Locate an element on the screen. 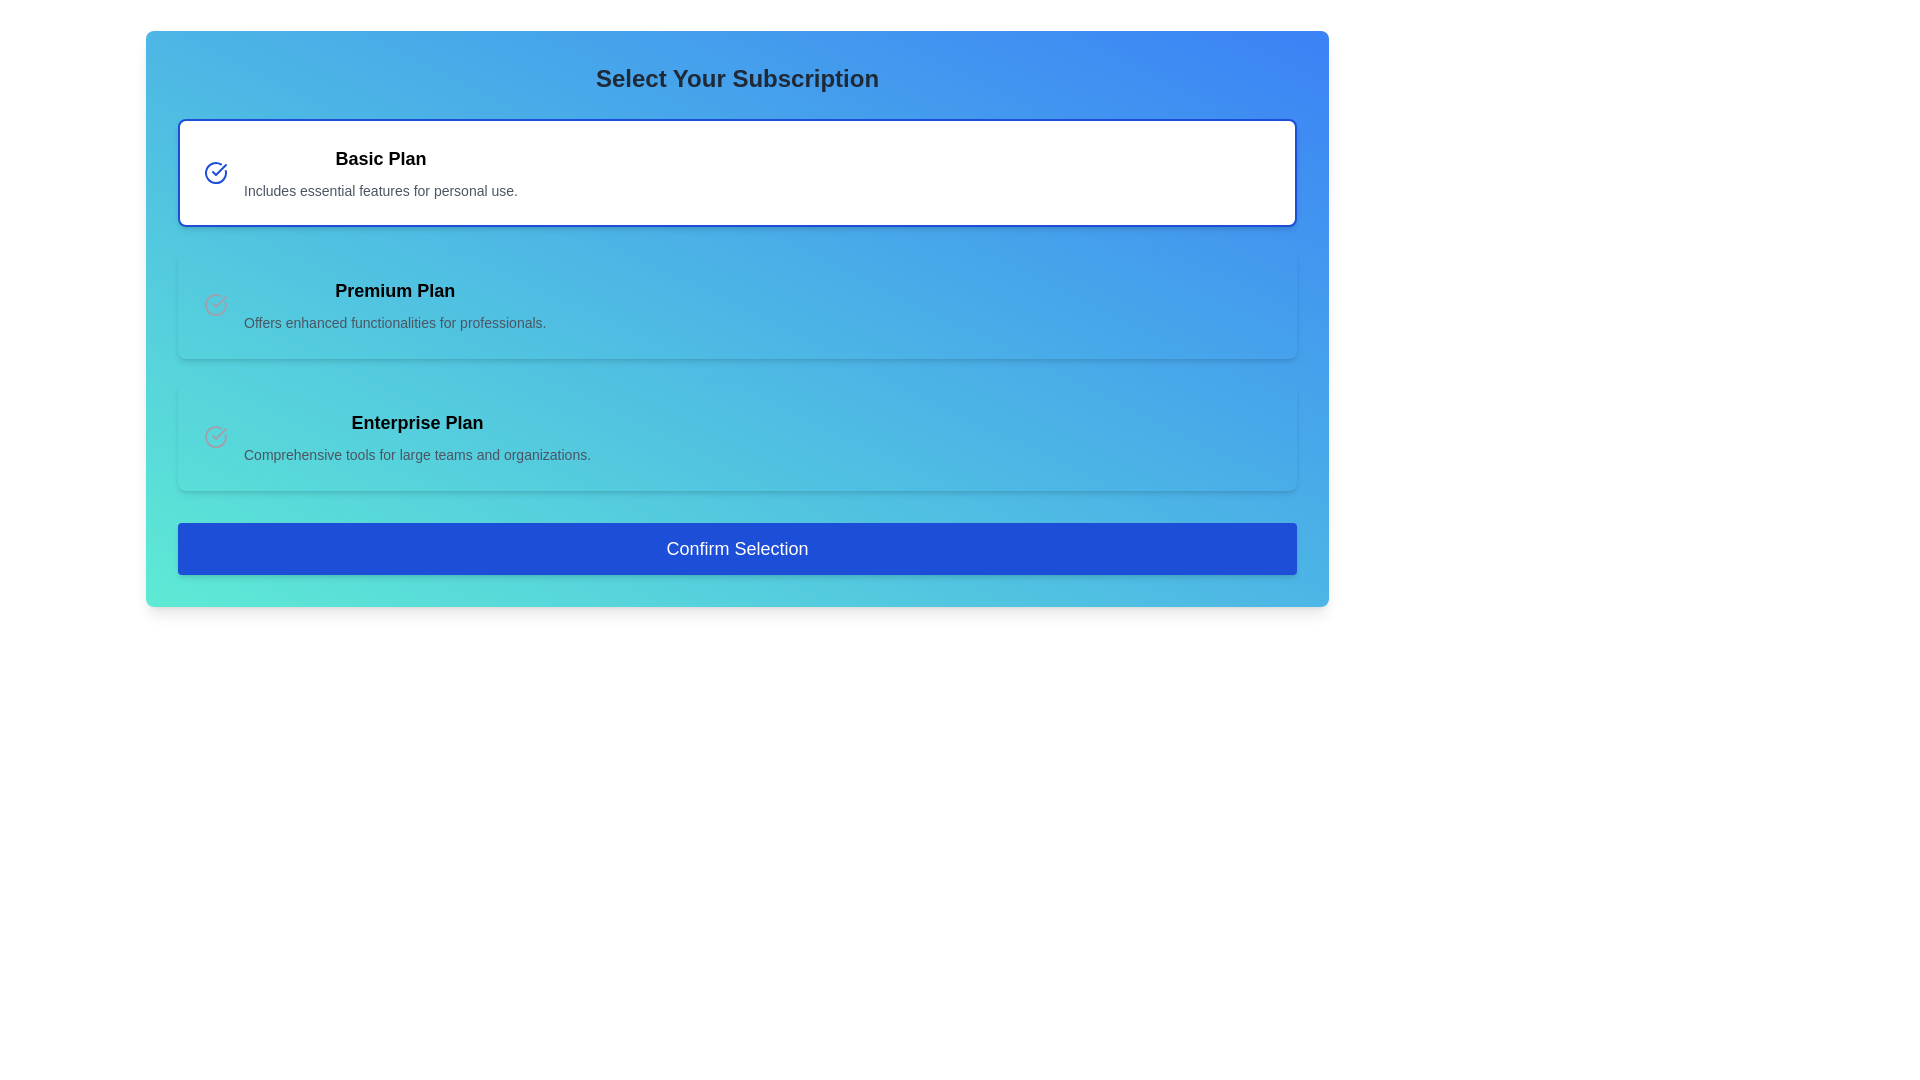 Image resolution: width=1920 pixels, height=1080 pixels. the 'Premium Plan' subscription title label, which is located in the second subscription option card, centered horizontally above the descriptive text is located at coordinates (395, 290).